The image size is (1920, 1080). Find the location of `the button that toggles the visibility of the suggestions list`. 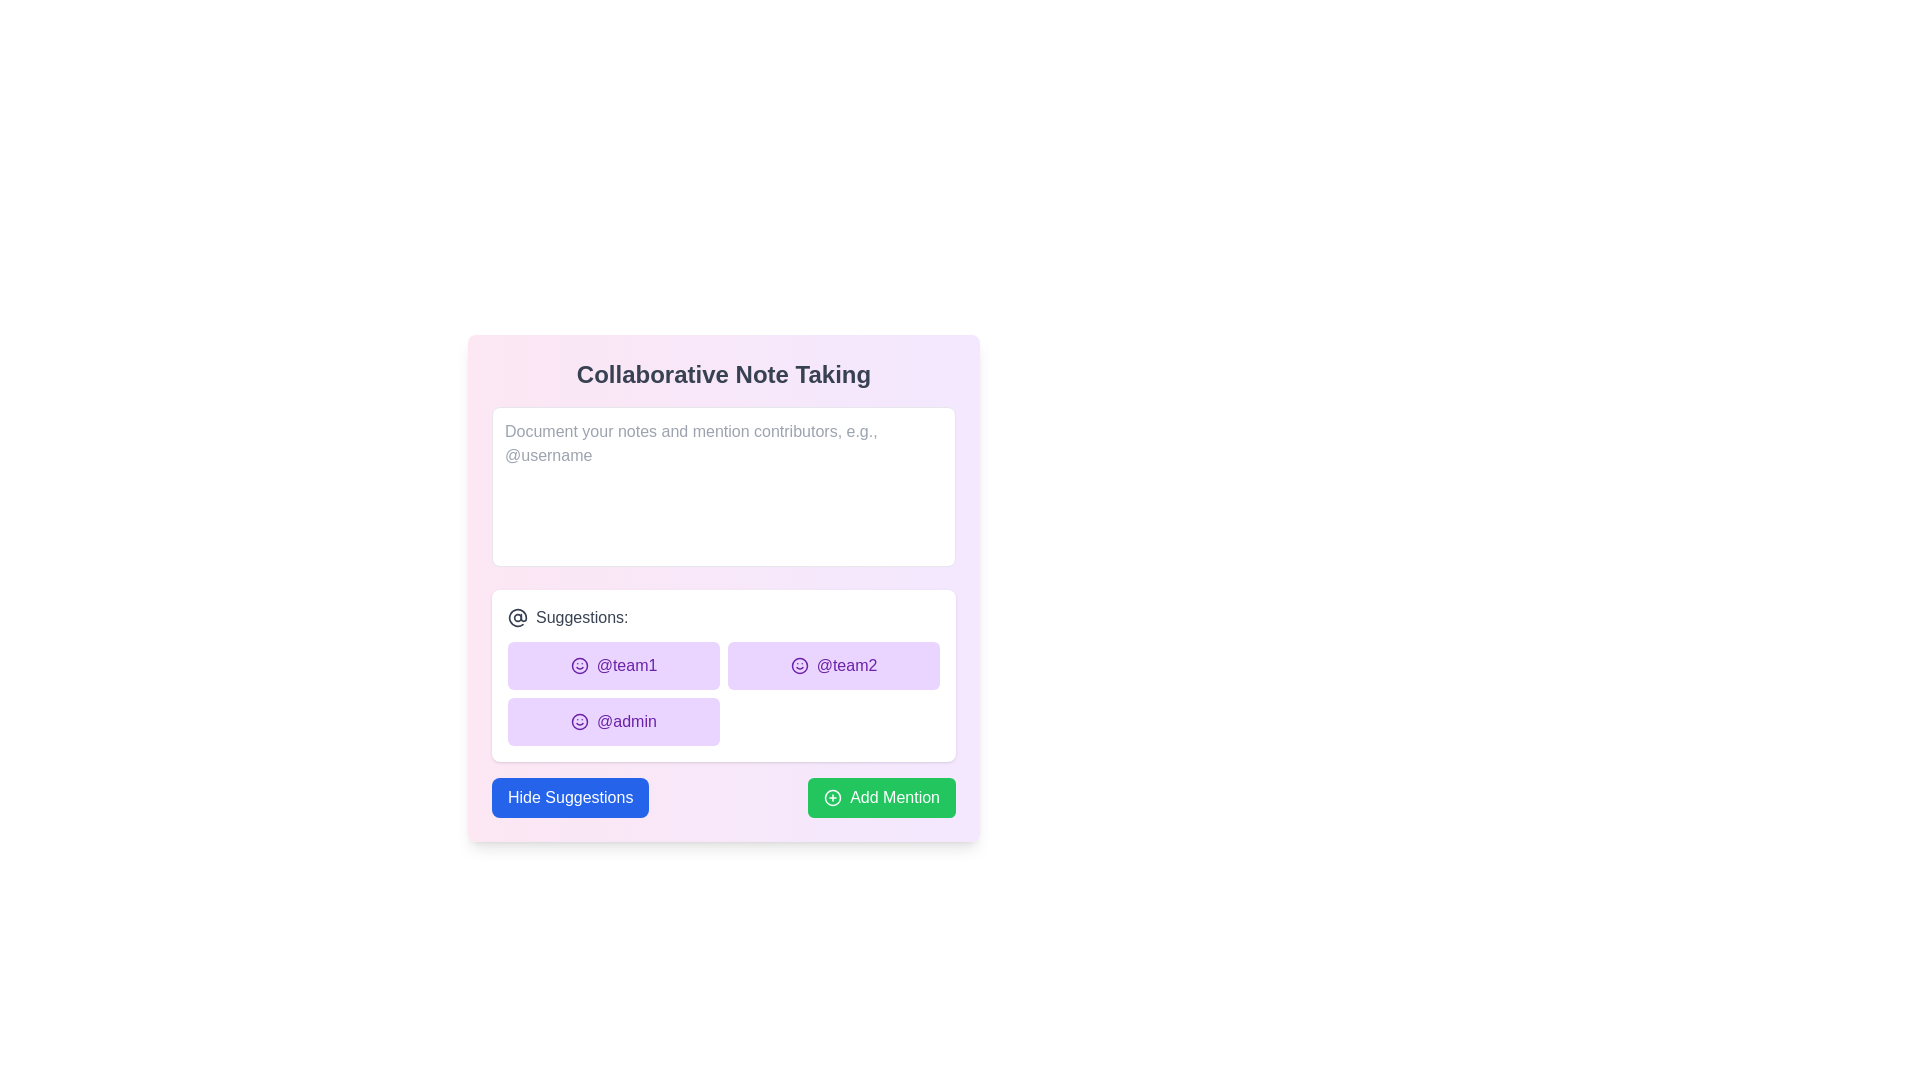

the button that toggles the visibility of the suggestions list is located at coordinates (569, 797).